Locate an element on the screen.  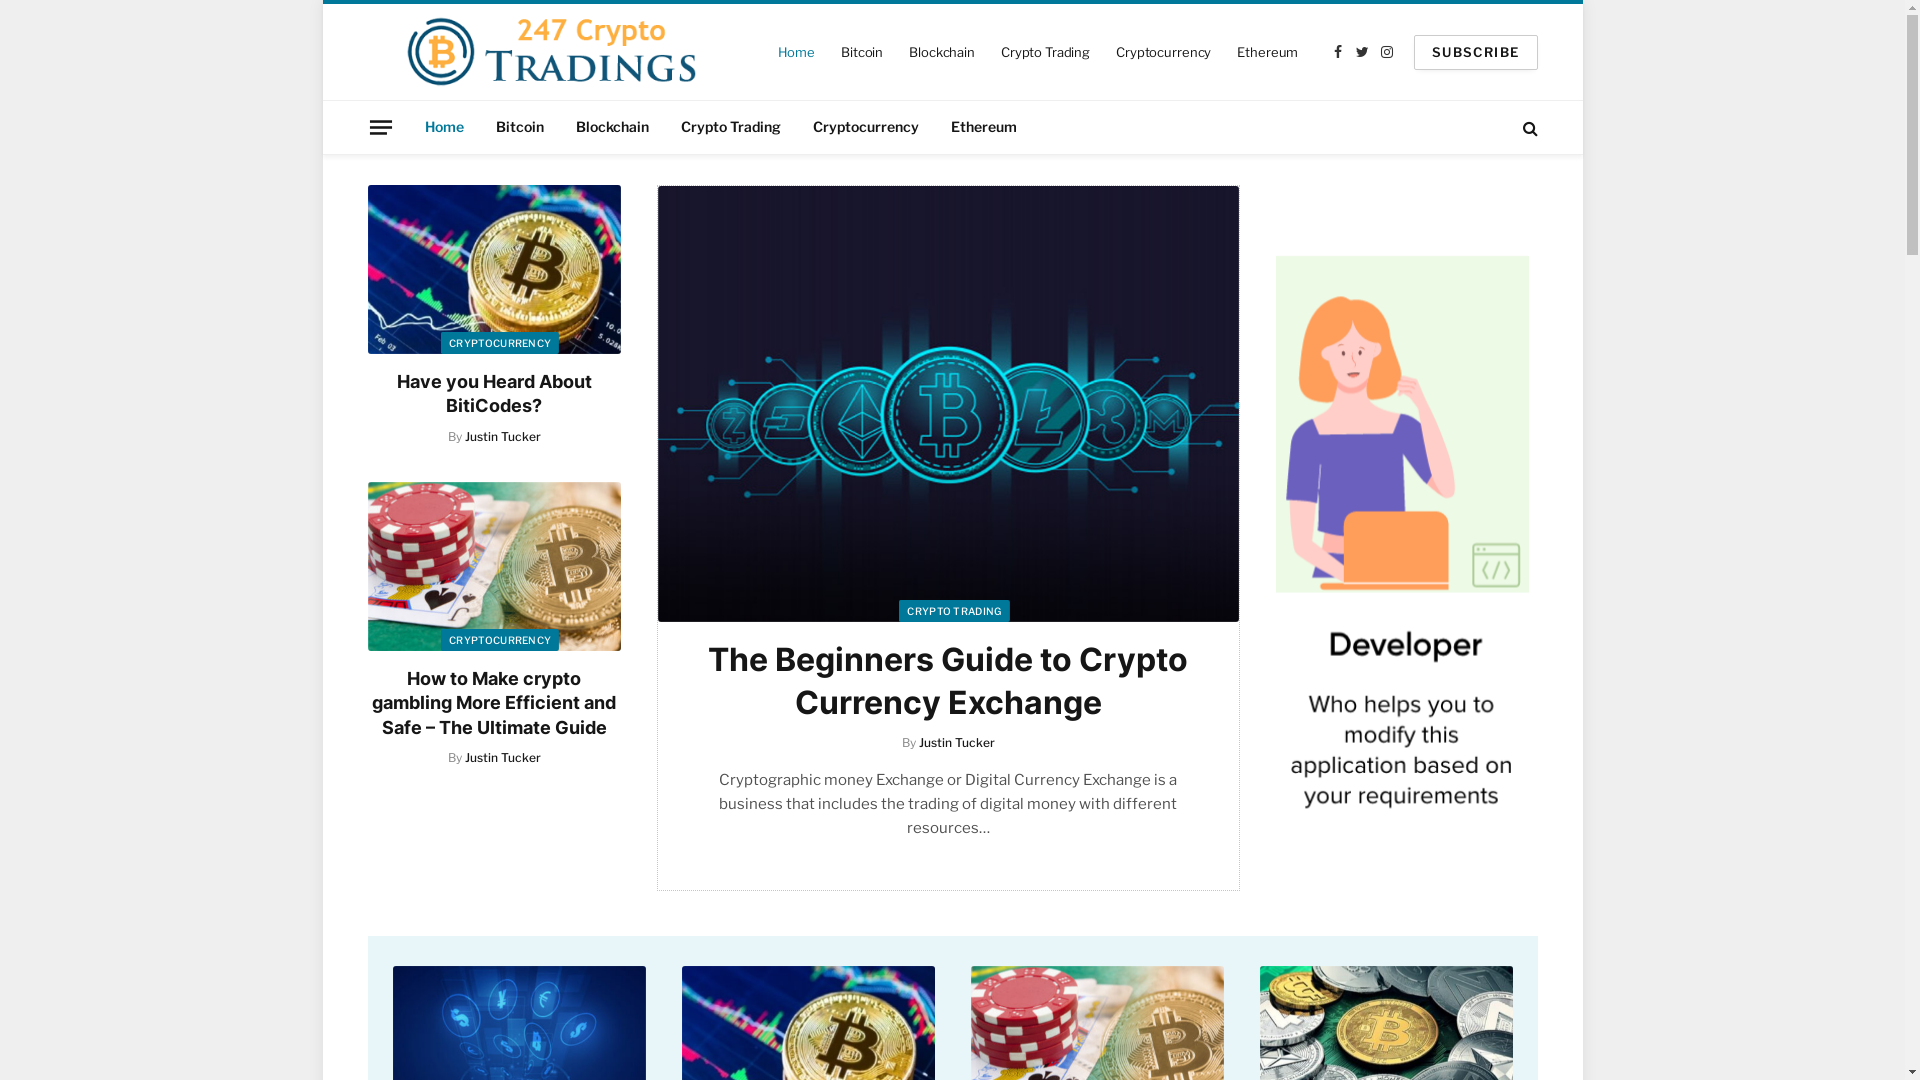
'CRYPTOCURRENCY' is located at coordinates (499, 342).